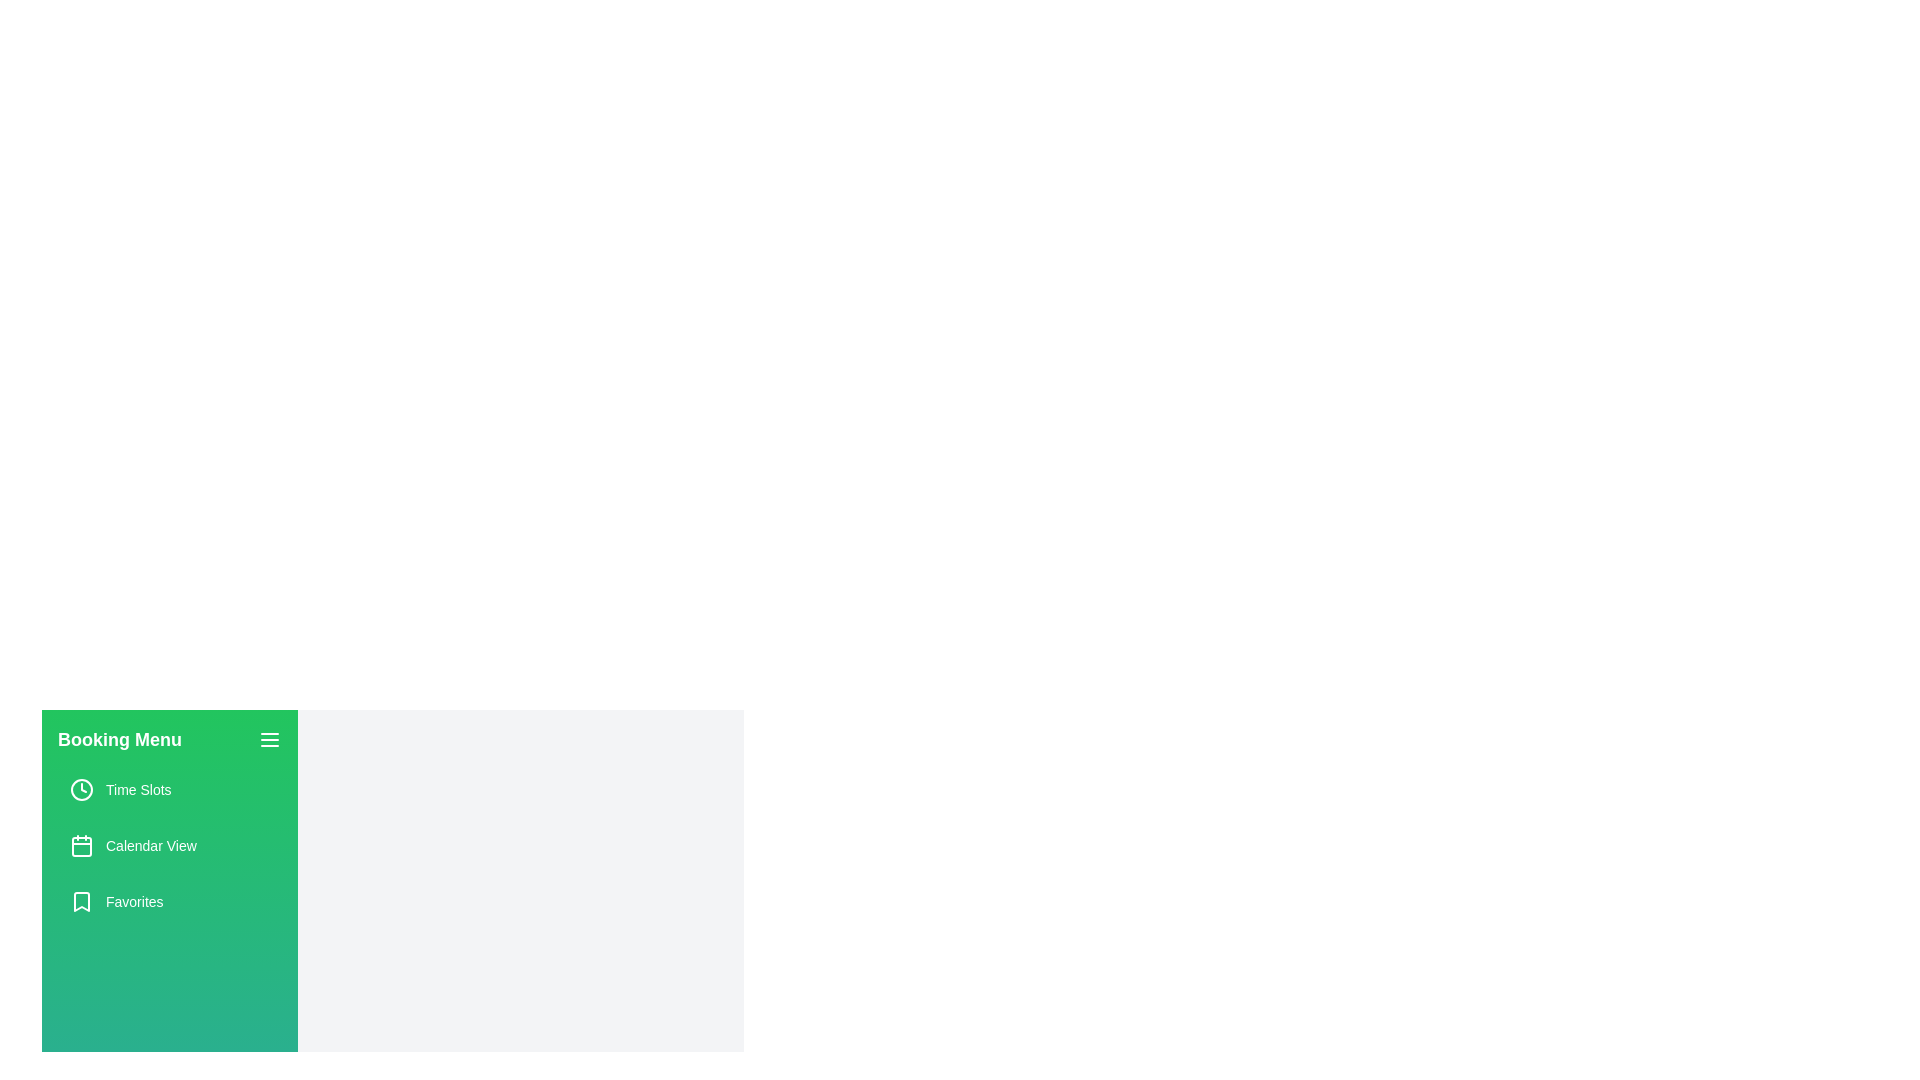 The image size is (1920, 1080). Describe the element at coordinates (268, 740) in the screenshot. I see `toggle button to open or close the booking menu` at that location.